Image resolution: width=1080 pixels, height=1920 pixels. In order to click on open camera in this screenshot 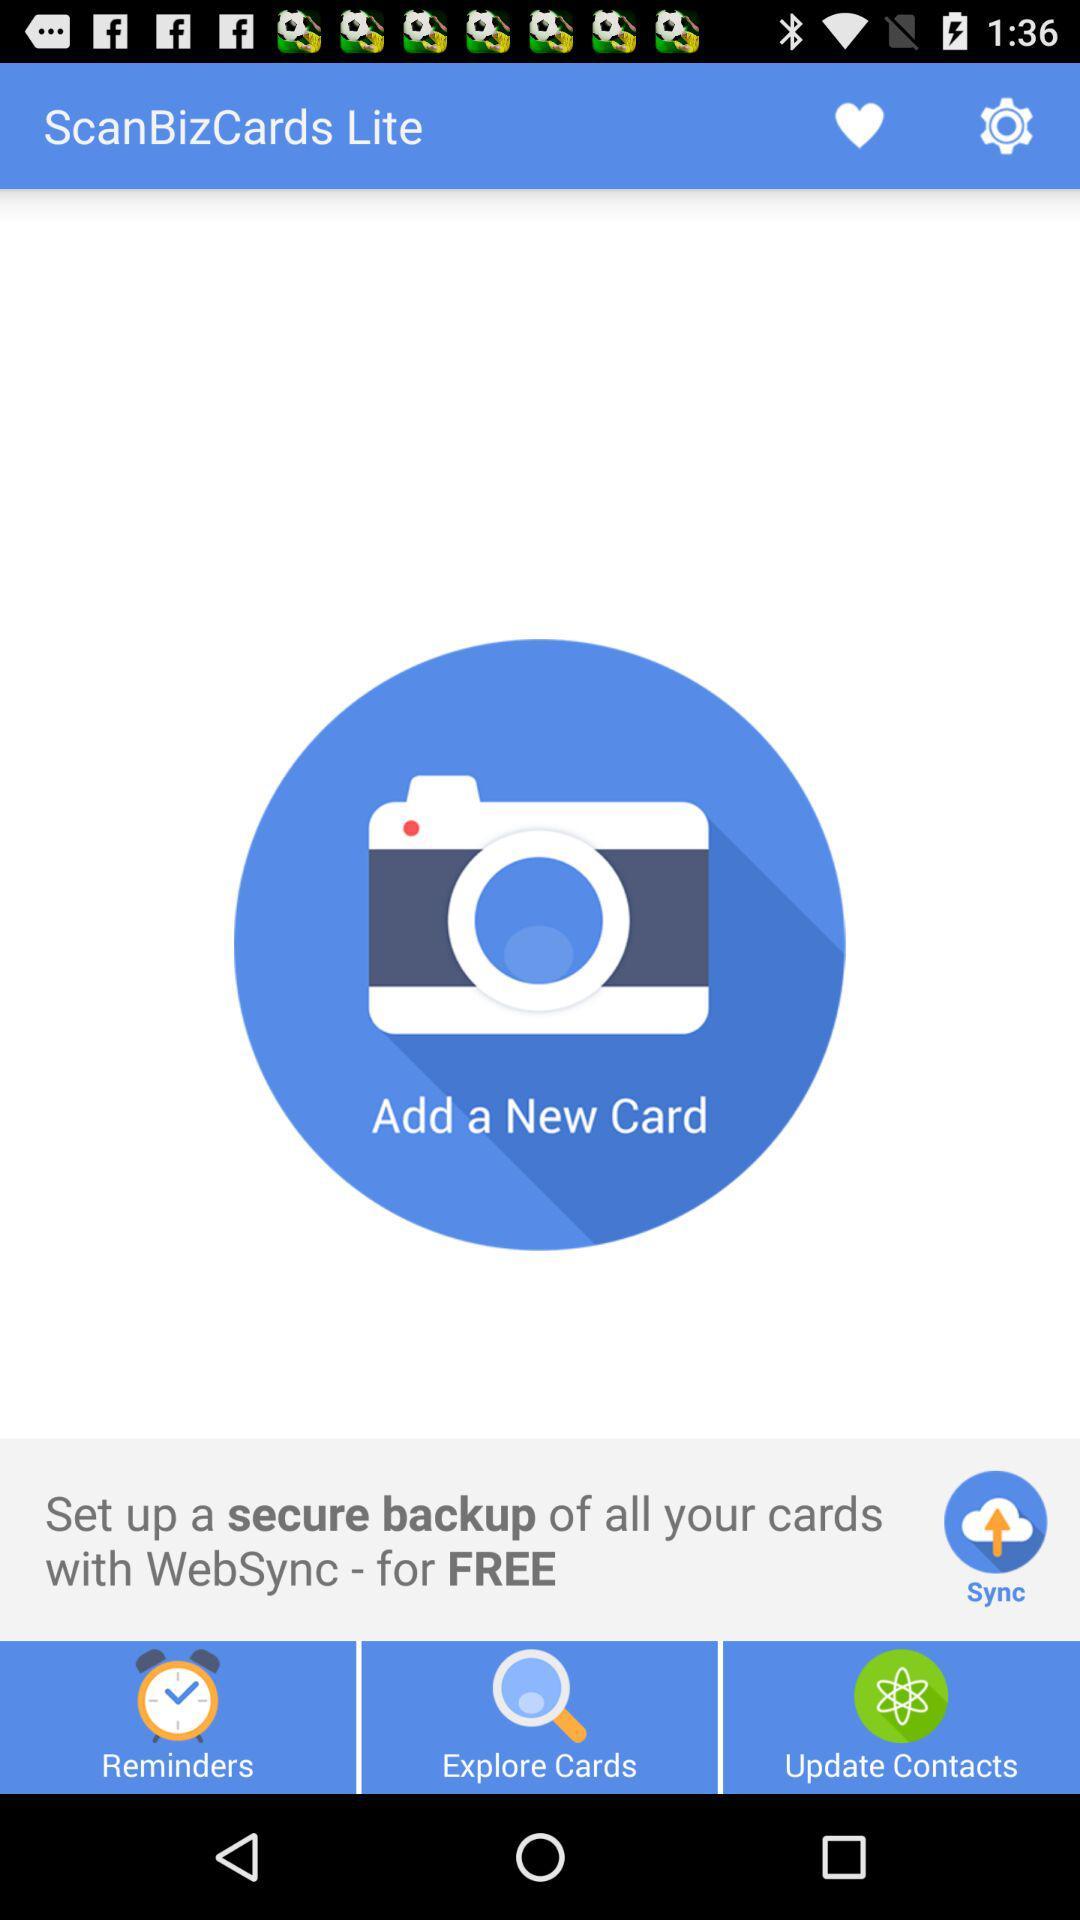, I will do `click(540, 944)`.